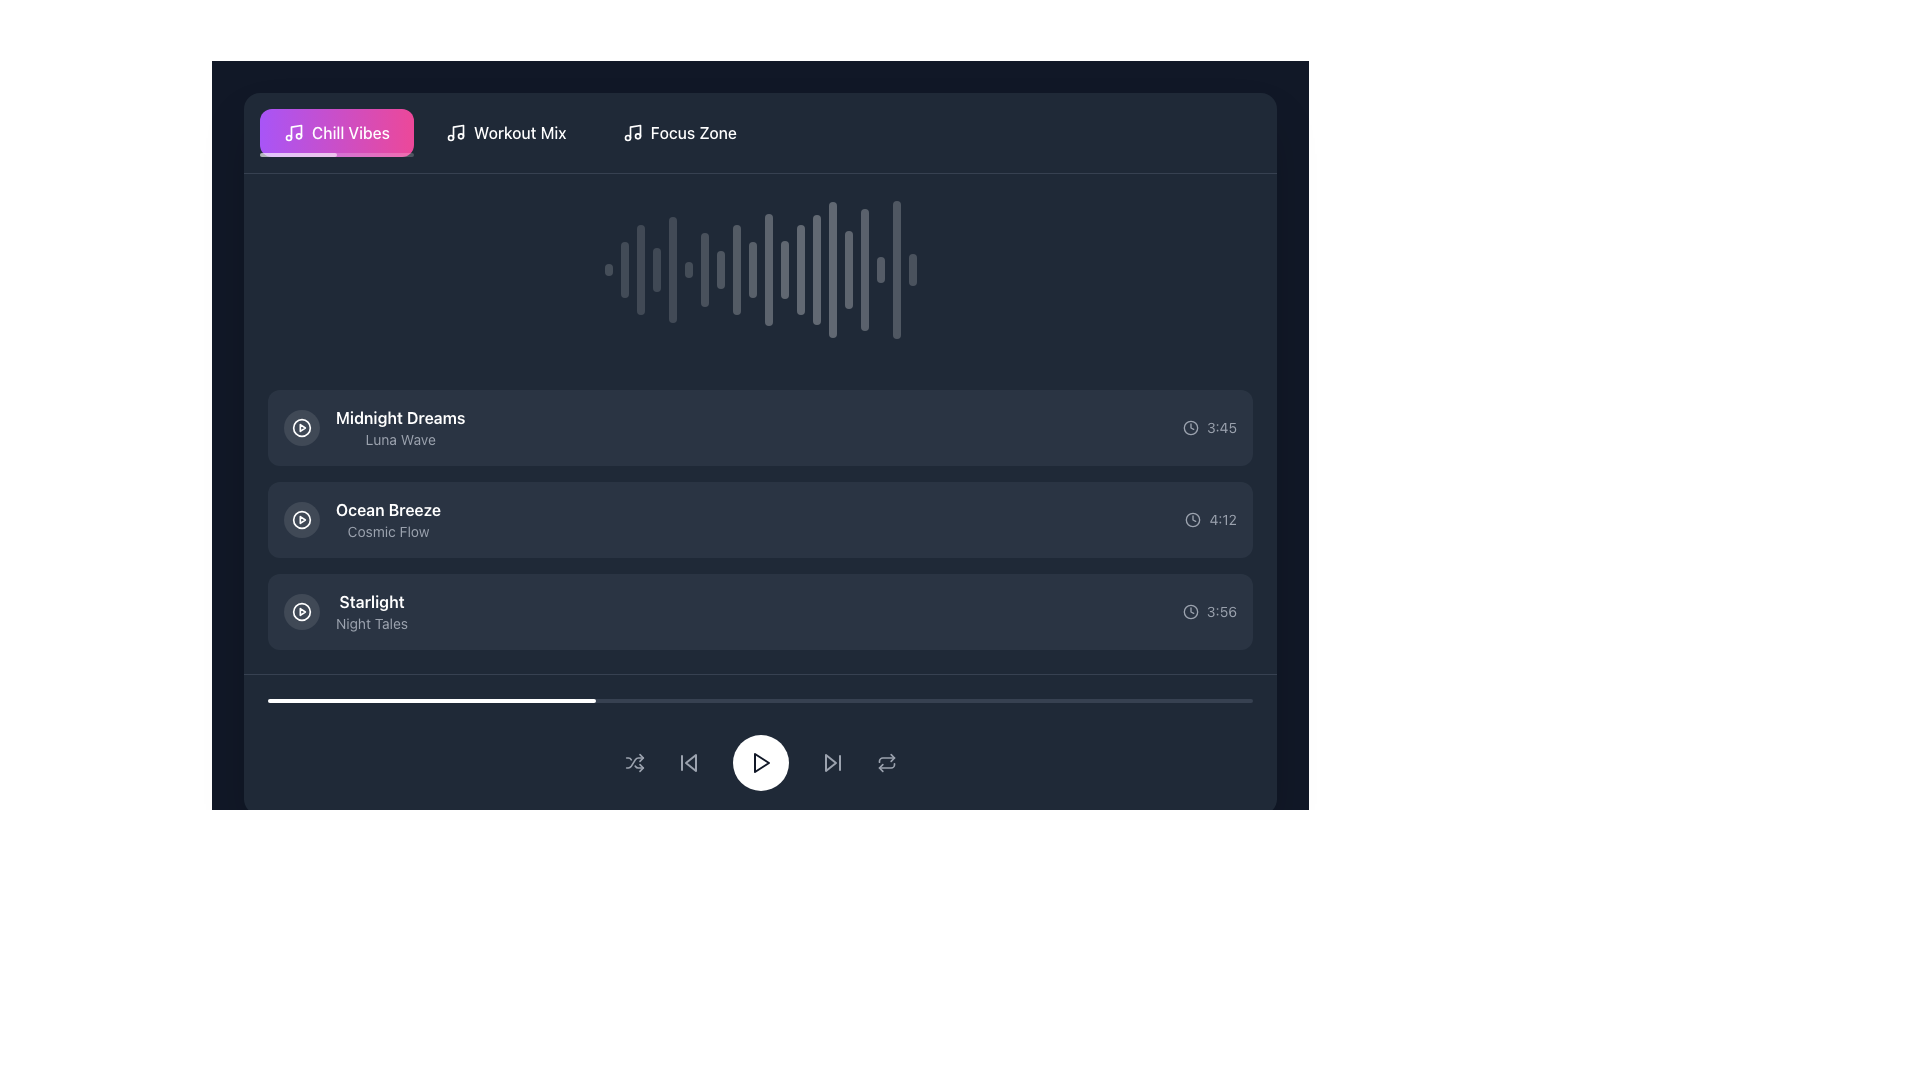 The width and height of the screenshot is (1920, 1080). I want to click on the 13th Decorative visual bar in the sequence of vertical bars, which is styled with a light color and has a glowing animation, so click(800, 270).